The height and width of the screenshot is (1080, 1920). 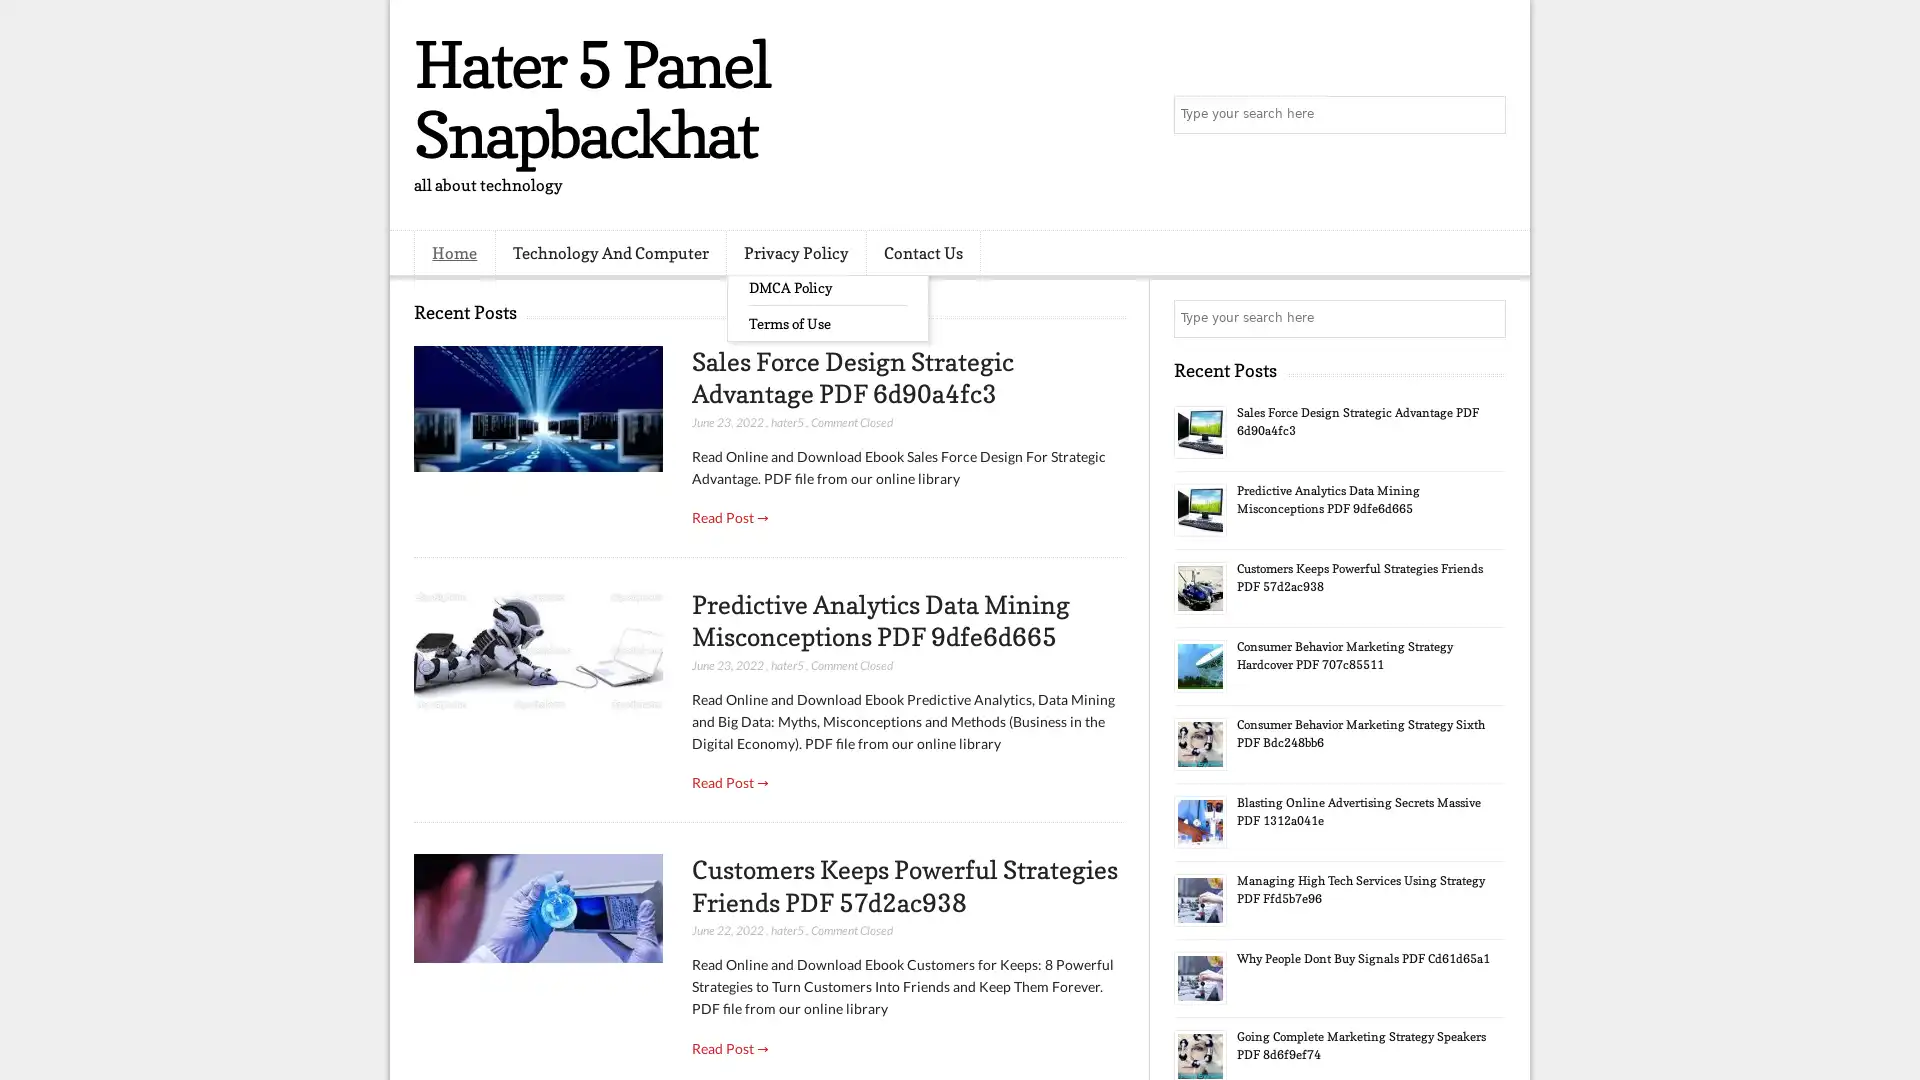 What do you see at coordinates (1485, 318) in the screenshot?
I see `Search` at bounding box center [1485, 318].